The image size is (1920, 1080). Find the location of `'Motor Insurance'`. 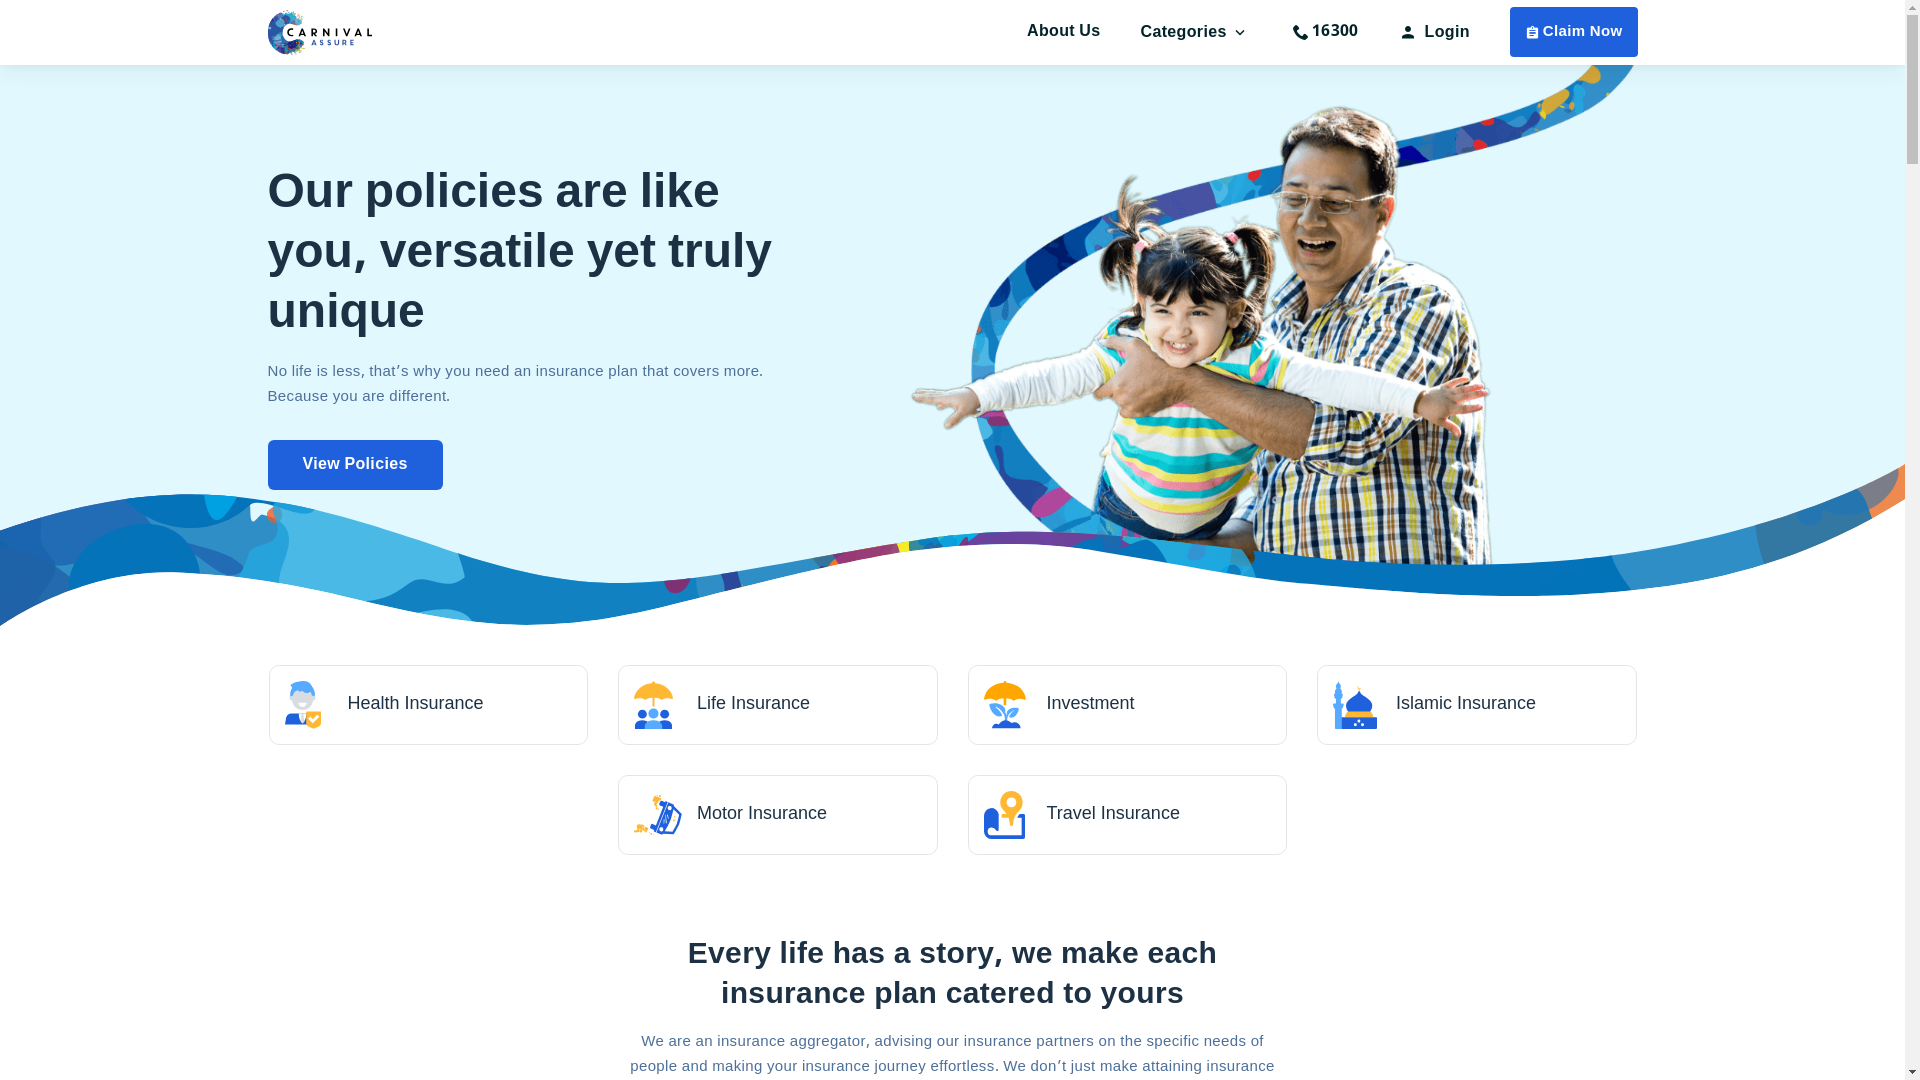

'Motor Insurance' is located at coordinates (776, 814).